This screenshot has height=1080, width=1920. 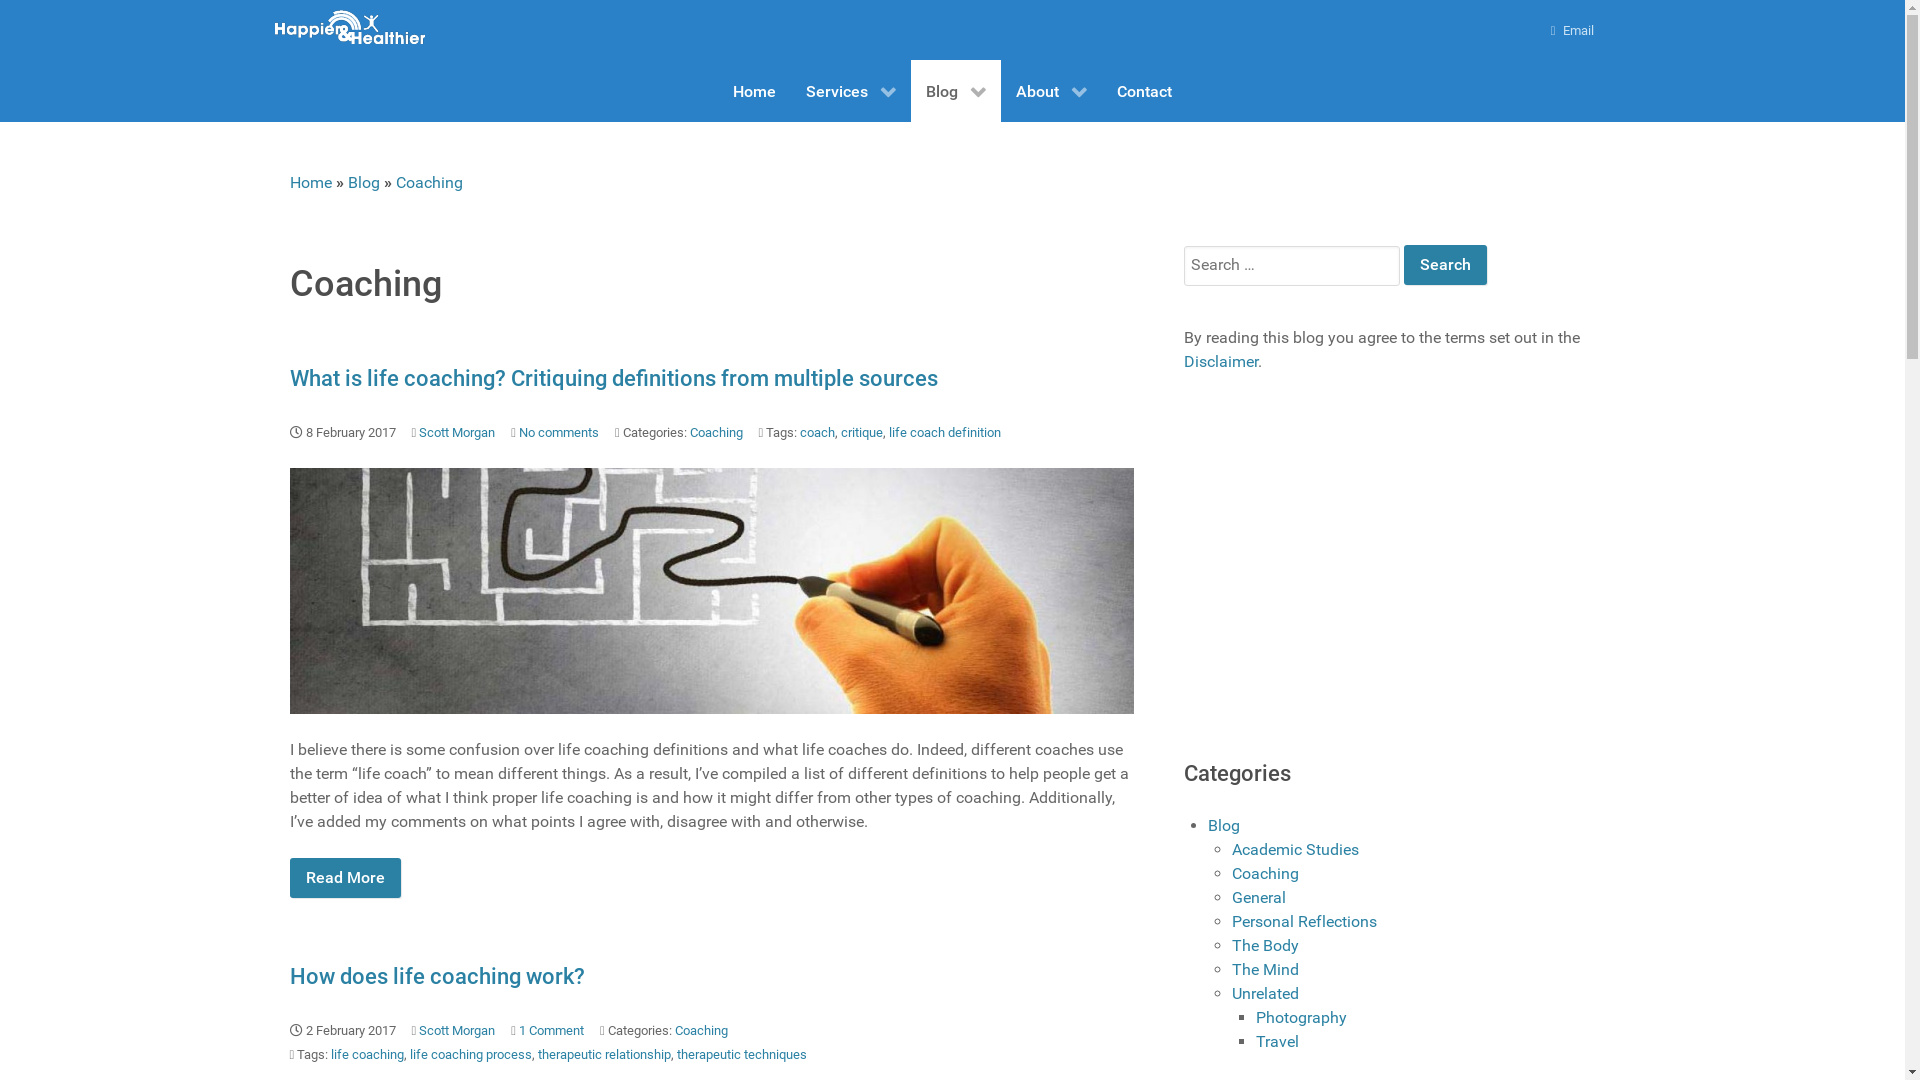 I want to click on 'Coaching', so click(x=716, y=431).